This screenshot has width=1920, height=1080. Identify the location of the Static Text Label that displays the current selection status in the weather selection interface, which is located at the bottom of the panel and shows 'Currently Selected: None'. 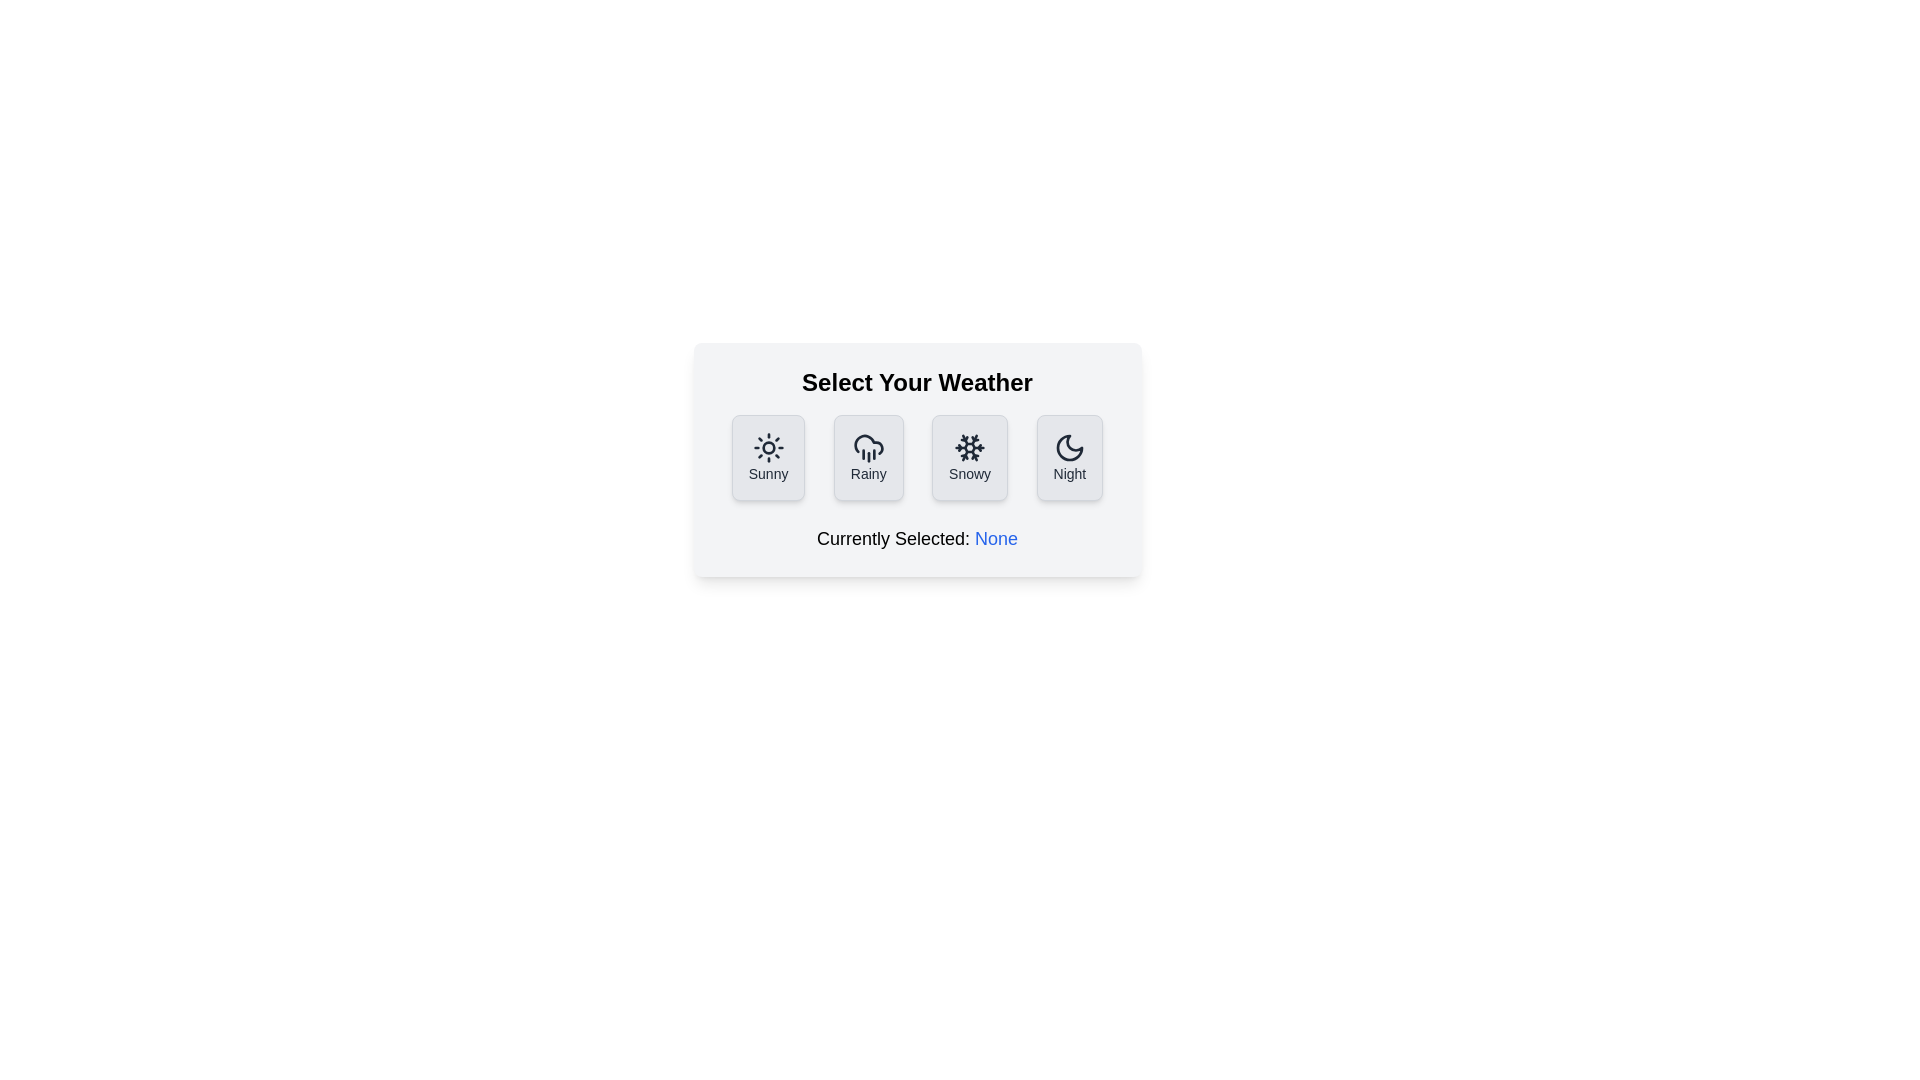
(996, 538).